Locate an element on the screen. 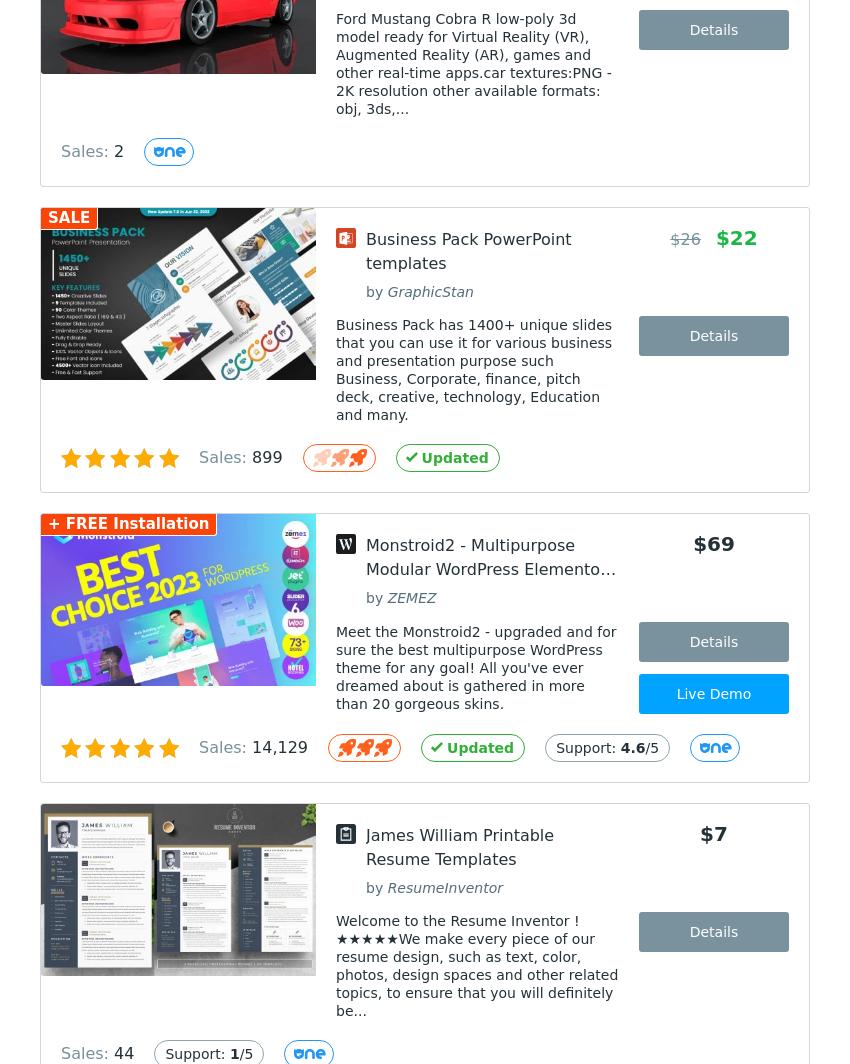 Image resolution: width=850 pixels, height=1064 pixels. '44' is located at coordinates (123, 1053).